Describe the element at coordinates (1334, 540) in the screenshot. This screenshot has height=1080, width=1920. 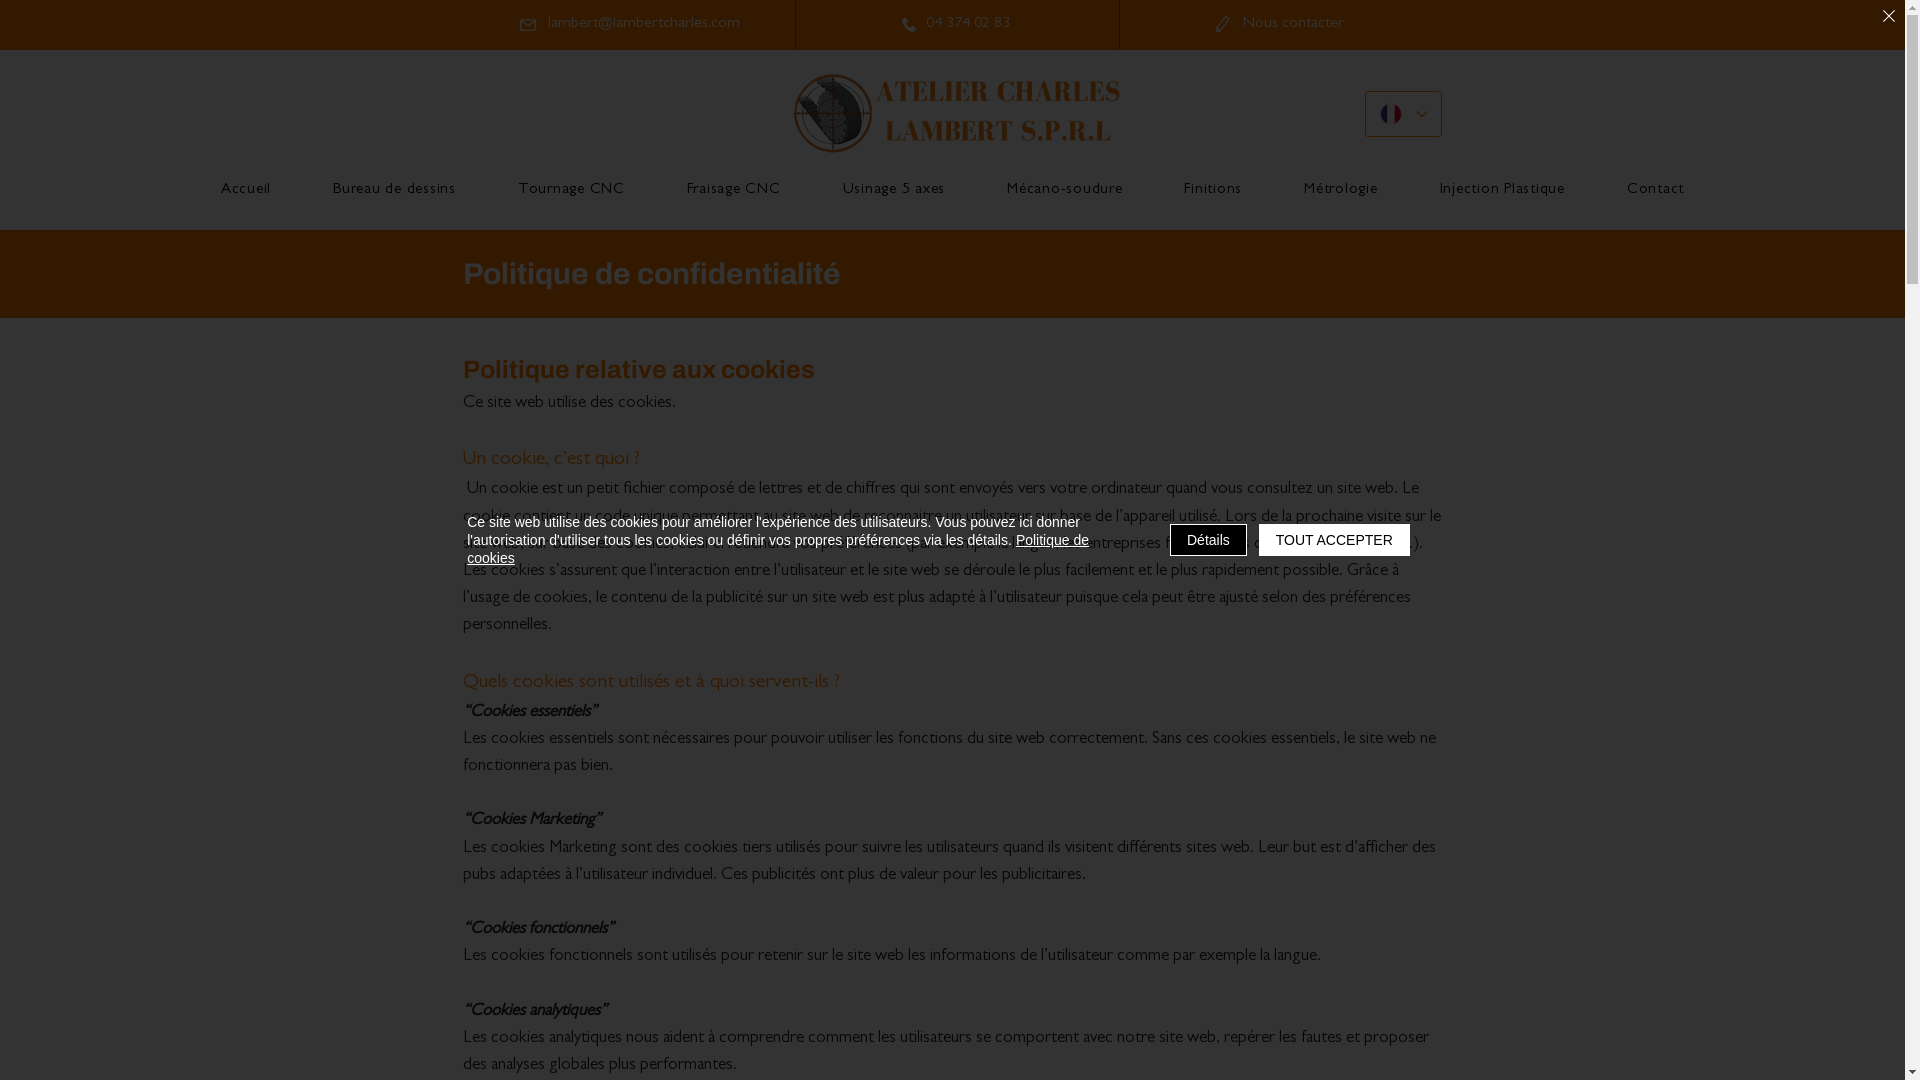
I see `'TOUT ACCEPTER'` at that location.